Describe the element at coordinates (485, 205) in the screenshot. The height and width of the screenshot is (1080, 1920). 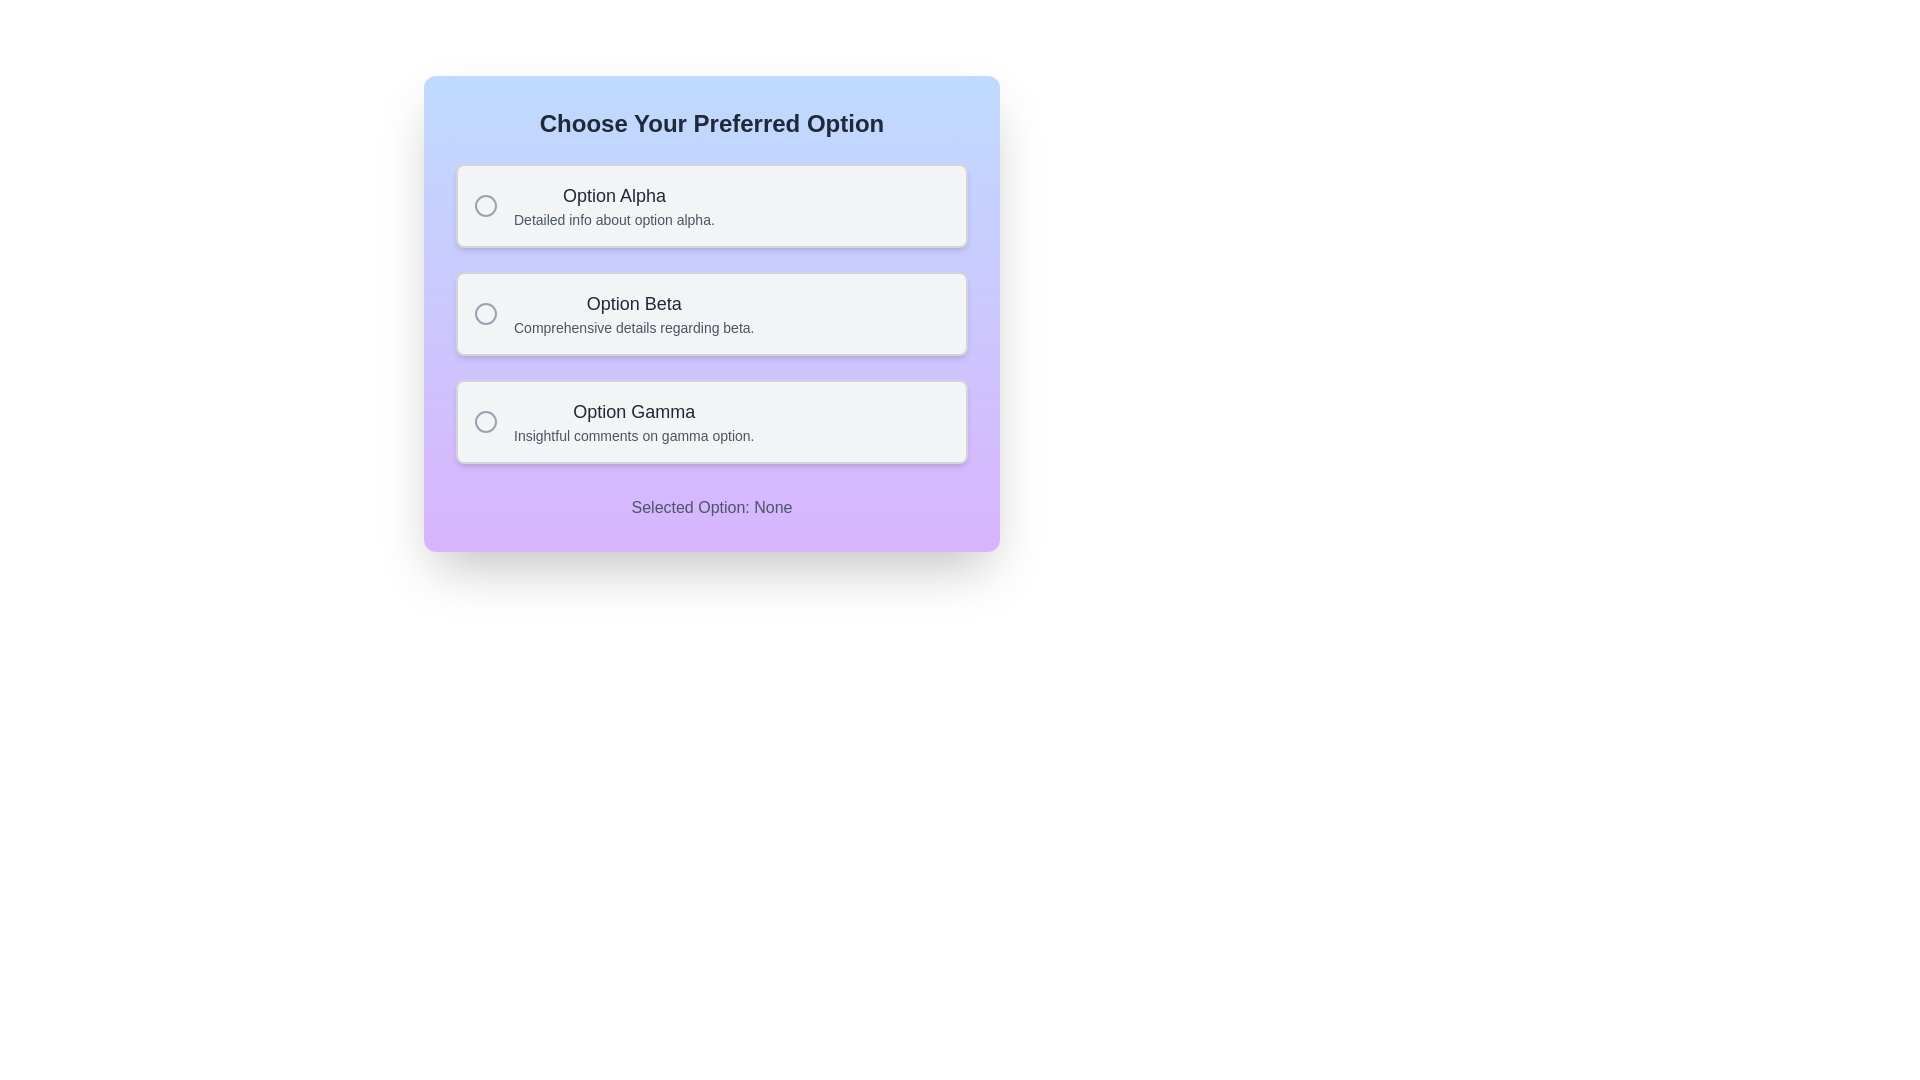
I see `the radio button indicator (circle) associated with the label 'Option Alpha' for keyboard interaction` at that location.